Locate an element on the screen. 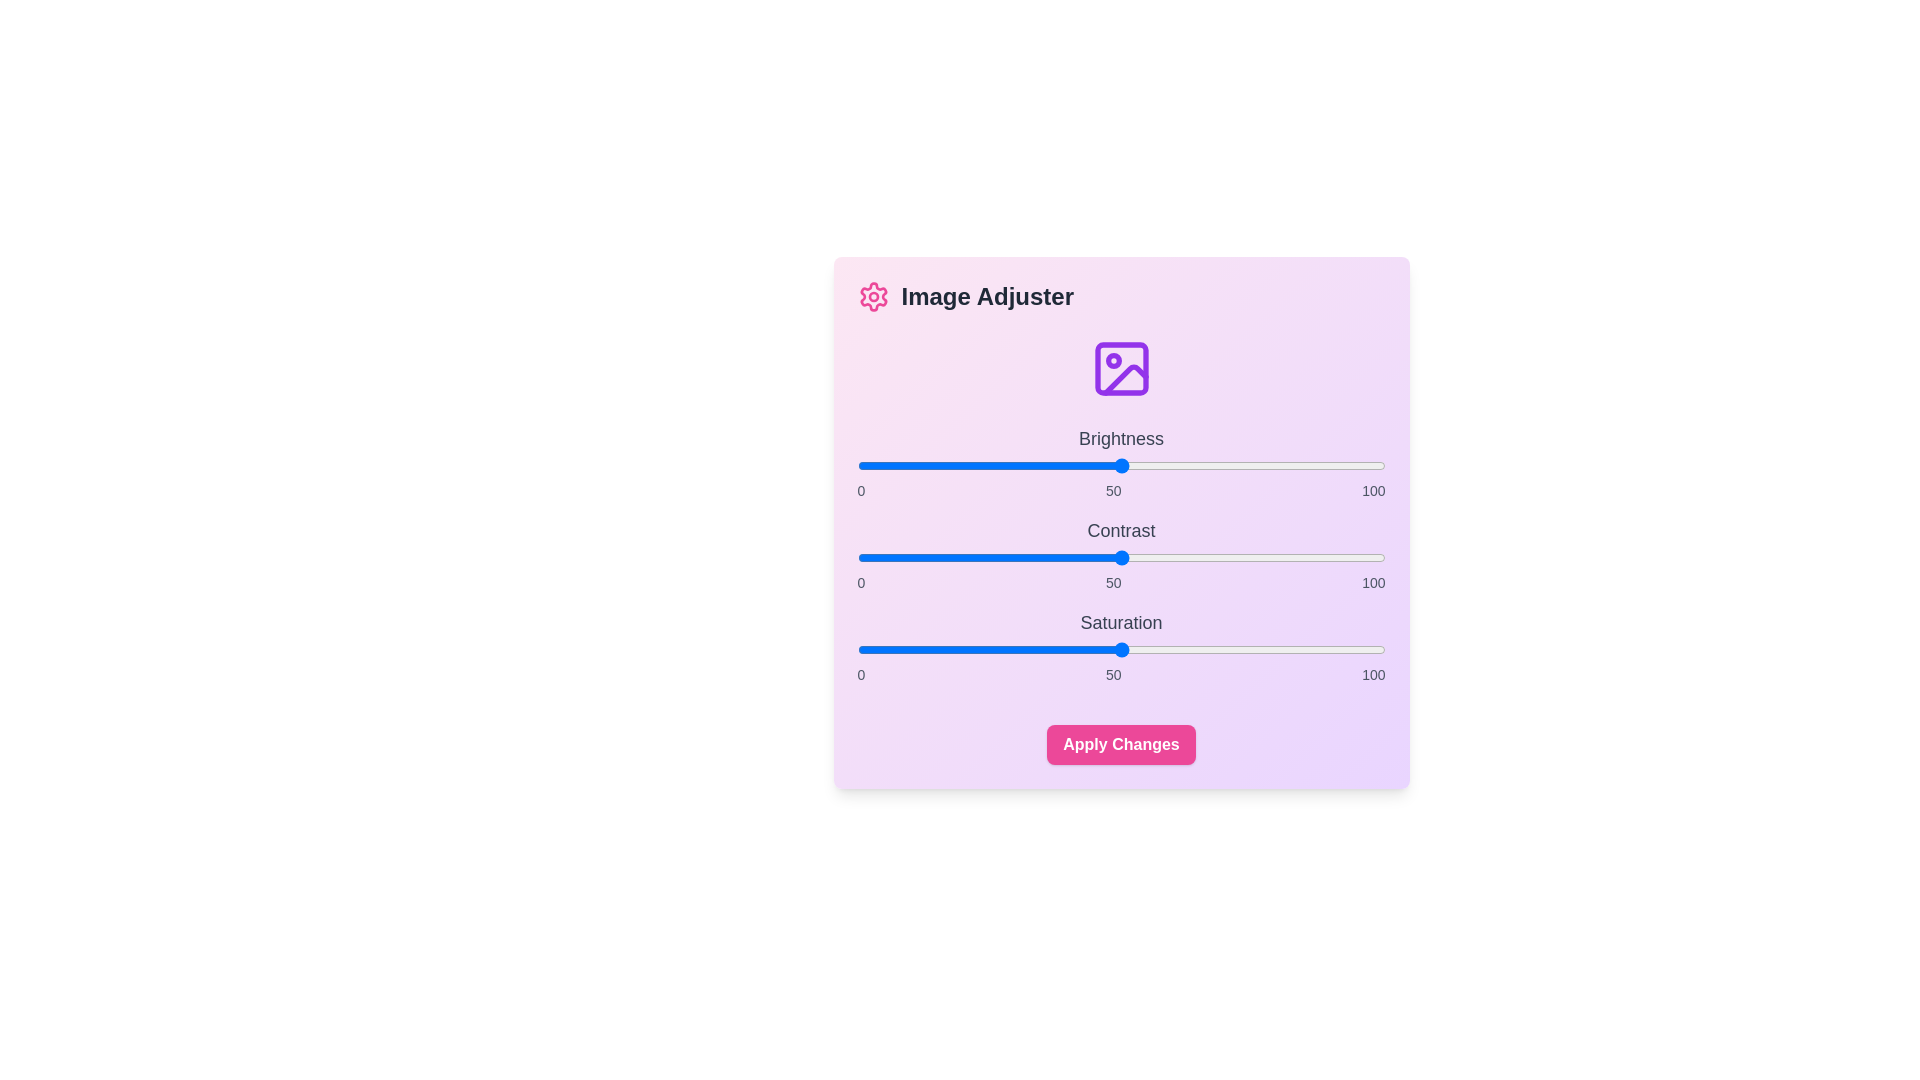 The height and width of the screenshot is (1080, 1920). the saturation slider to set the value to 37 is located at coordinates (1051, 650).